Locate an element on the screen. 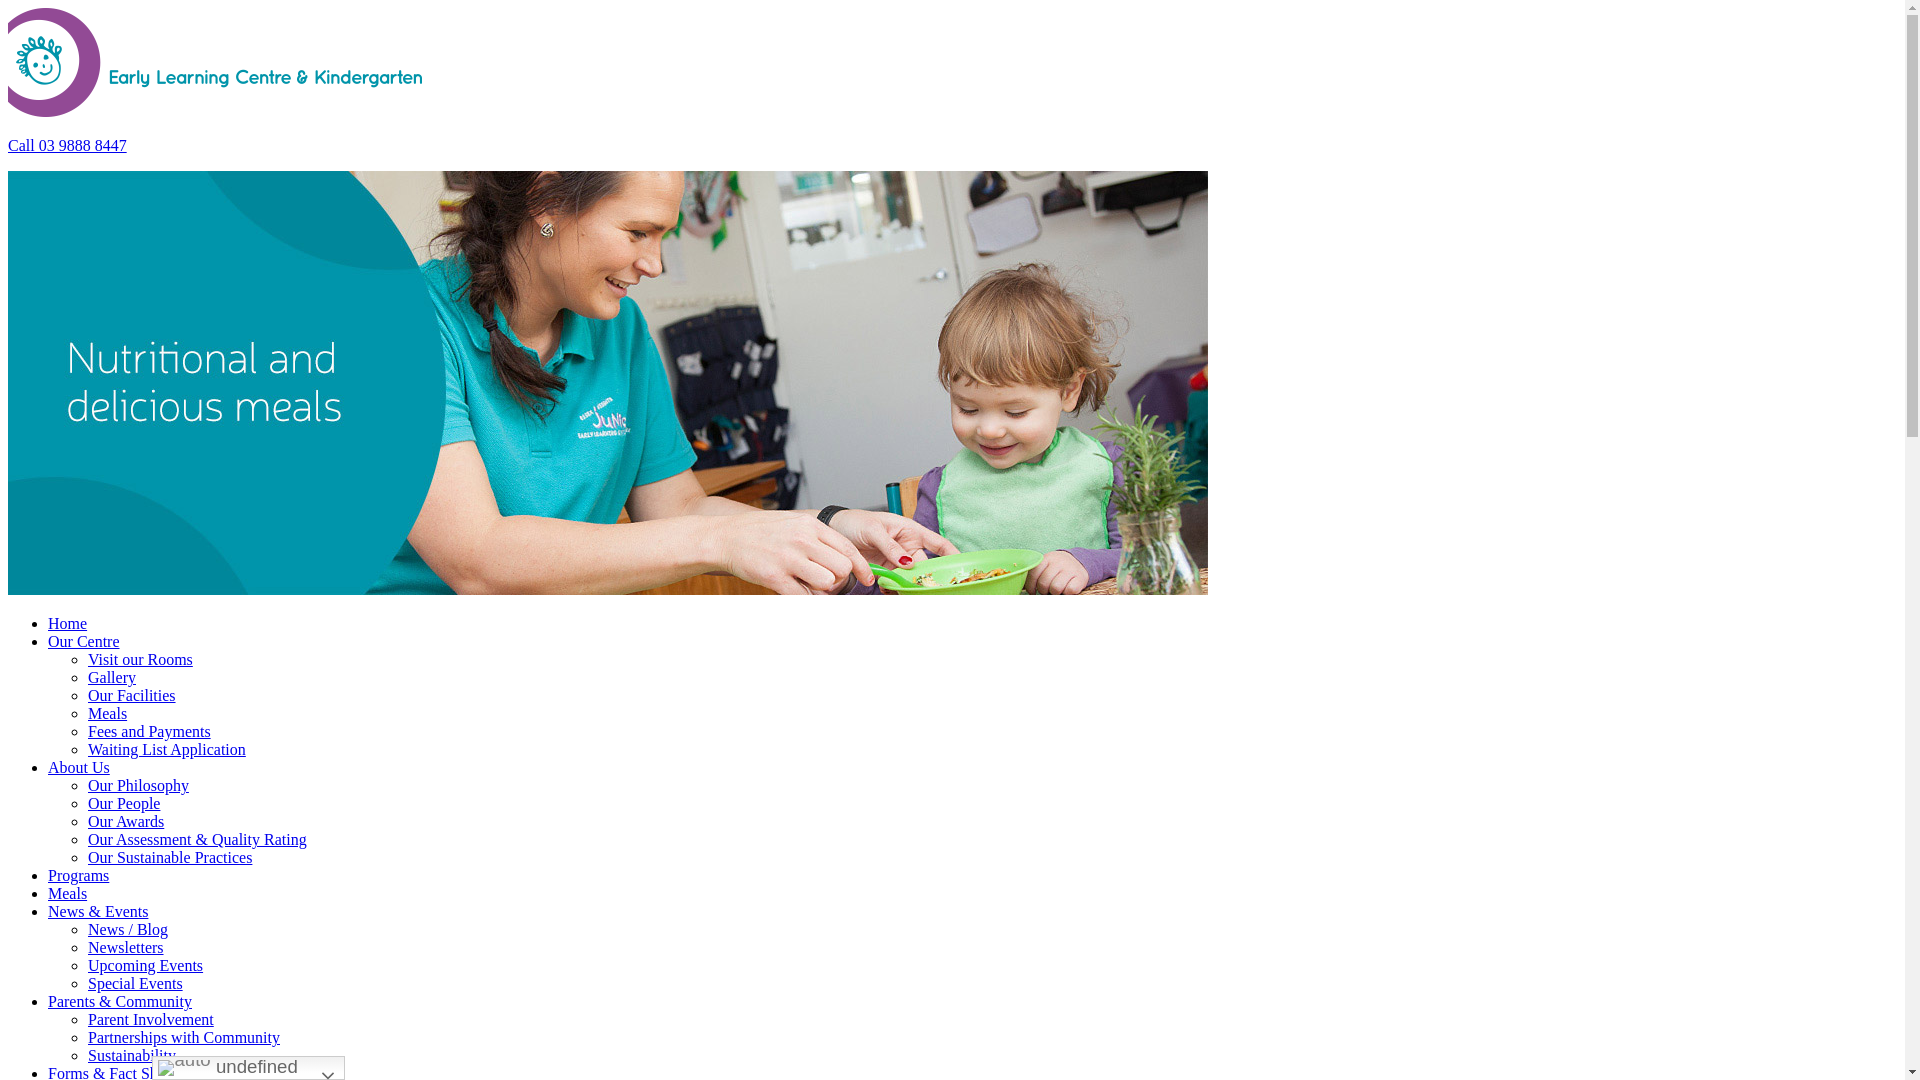 Image resolution: width=1920 pixels, height=1080 pixels. 'Our Sustainable Practices' is located at coordinates (169, 856).